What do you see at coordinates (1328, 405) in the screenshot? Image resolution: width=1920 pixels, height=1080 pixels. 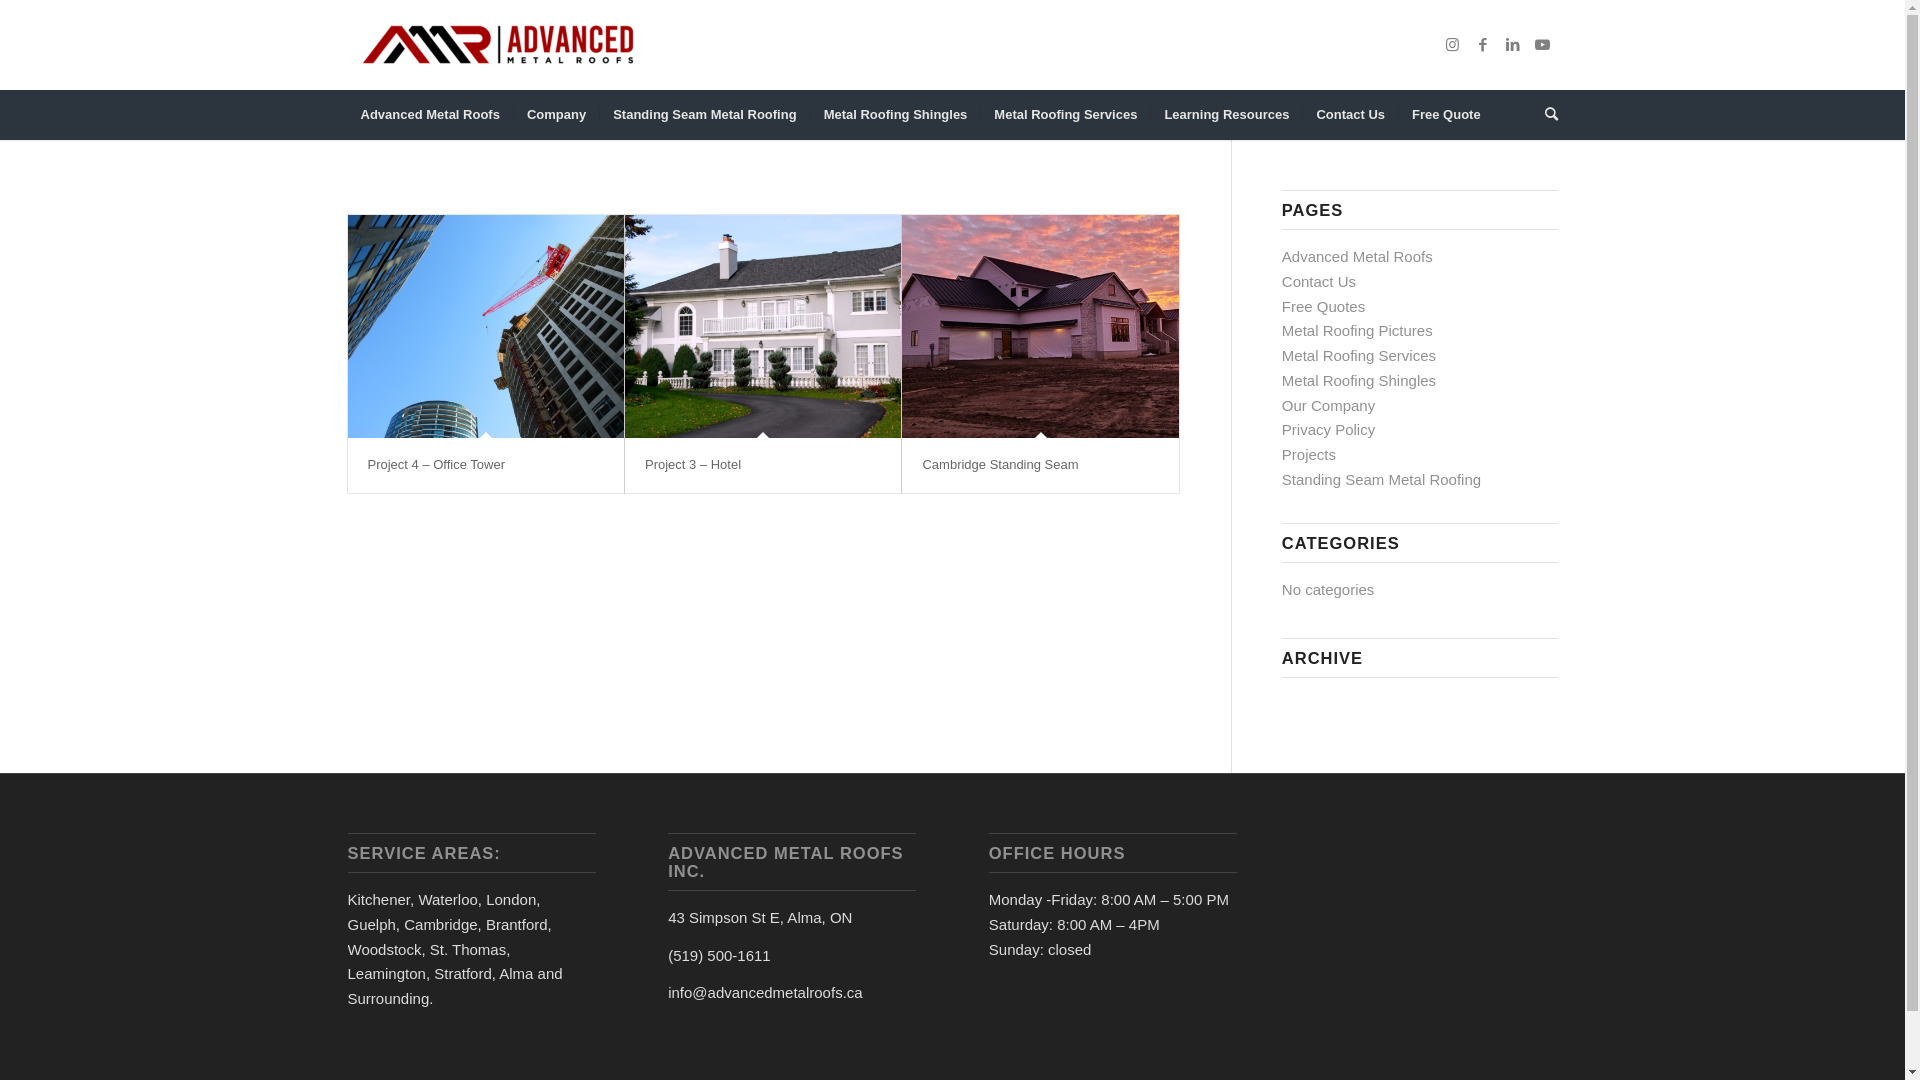 I see `'Our Company'` at bounding box center [1328, 405].